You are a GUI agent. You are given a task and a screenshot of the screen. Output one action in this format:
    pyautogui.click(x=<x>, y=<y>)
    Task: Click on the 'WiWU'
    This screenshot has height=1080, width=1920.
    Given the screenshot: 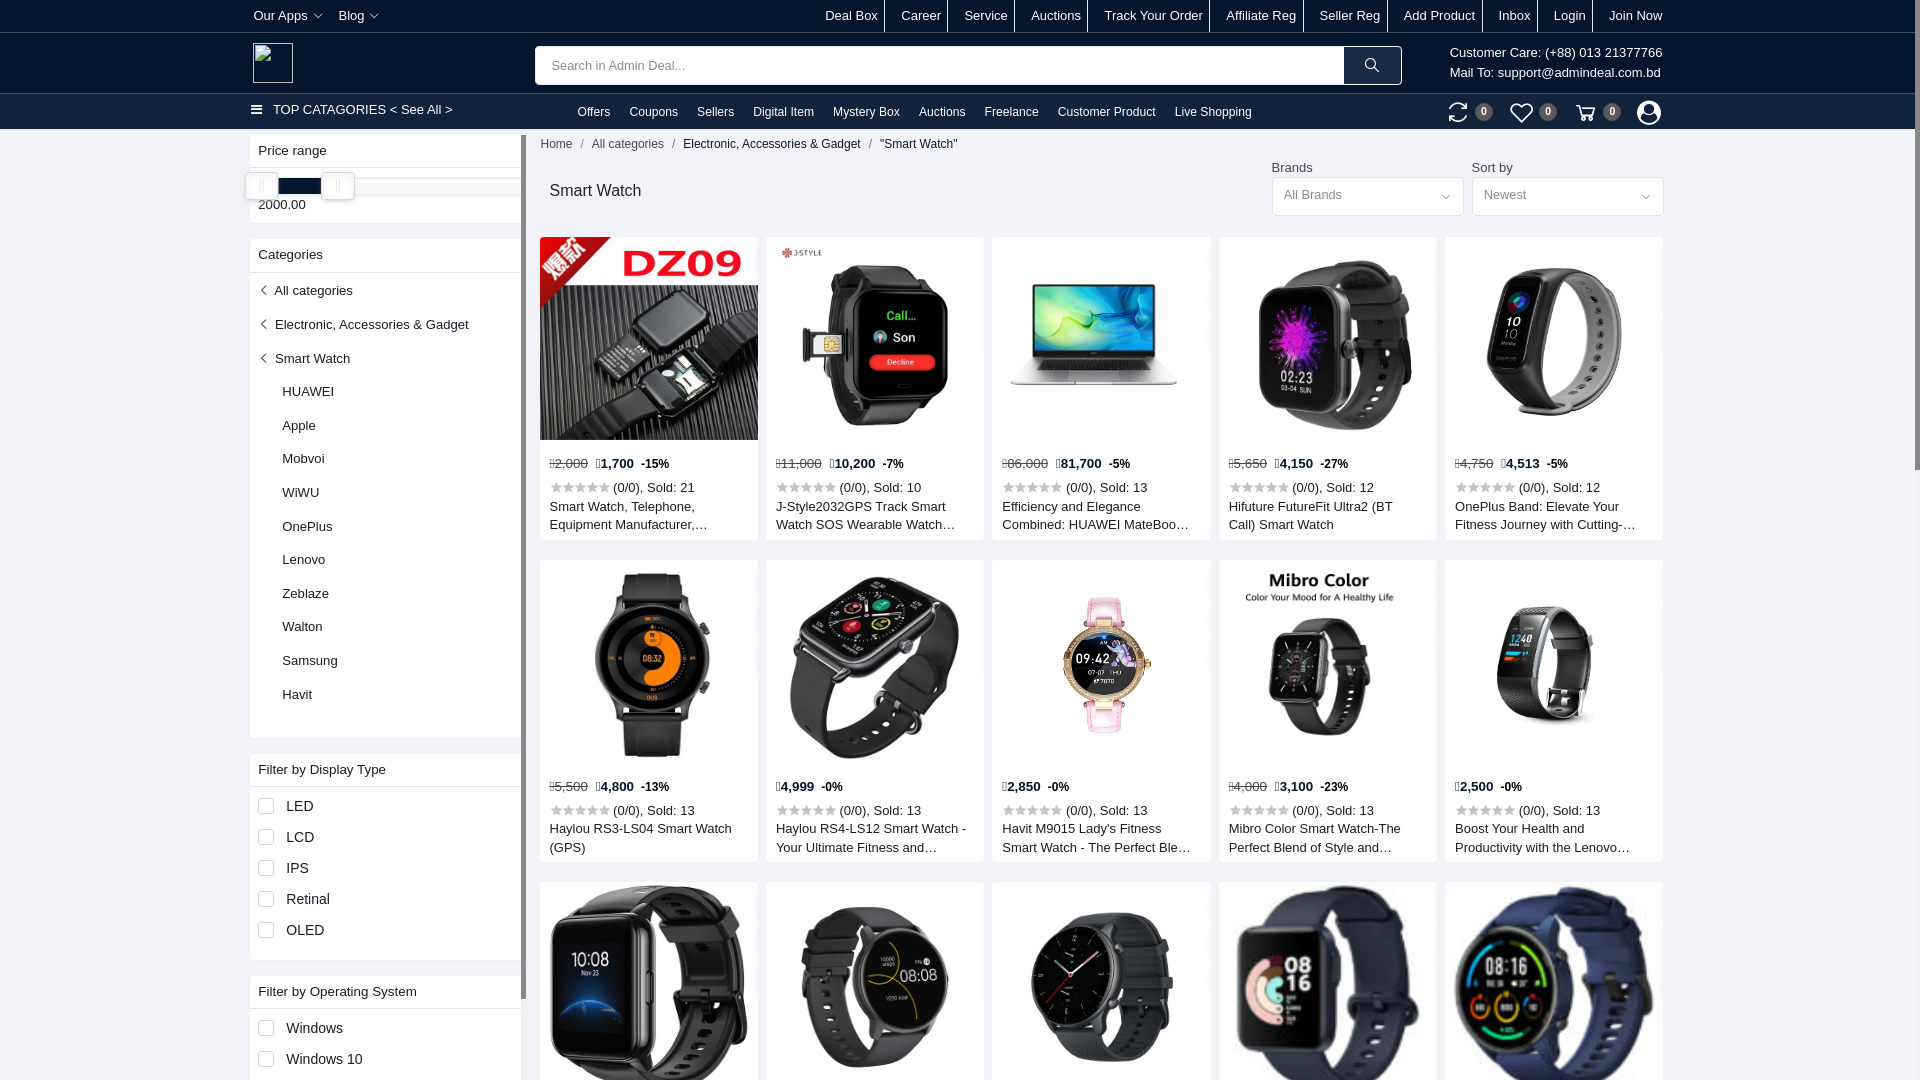 What is the action you would take?
    pyautogui.click(x=299, y=492)
    